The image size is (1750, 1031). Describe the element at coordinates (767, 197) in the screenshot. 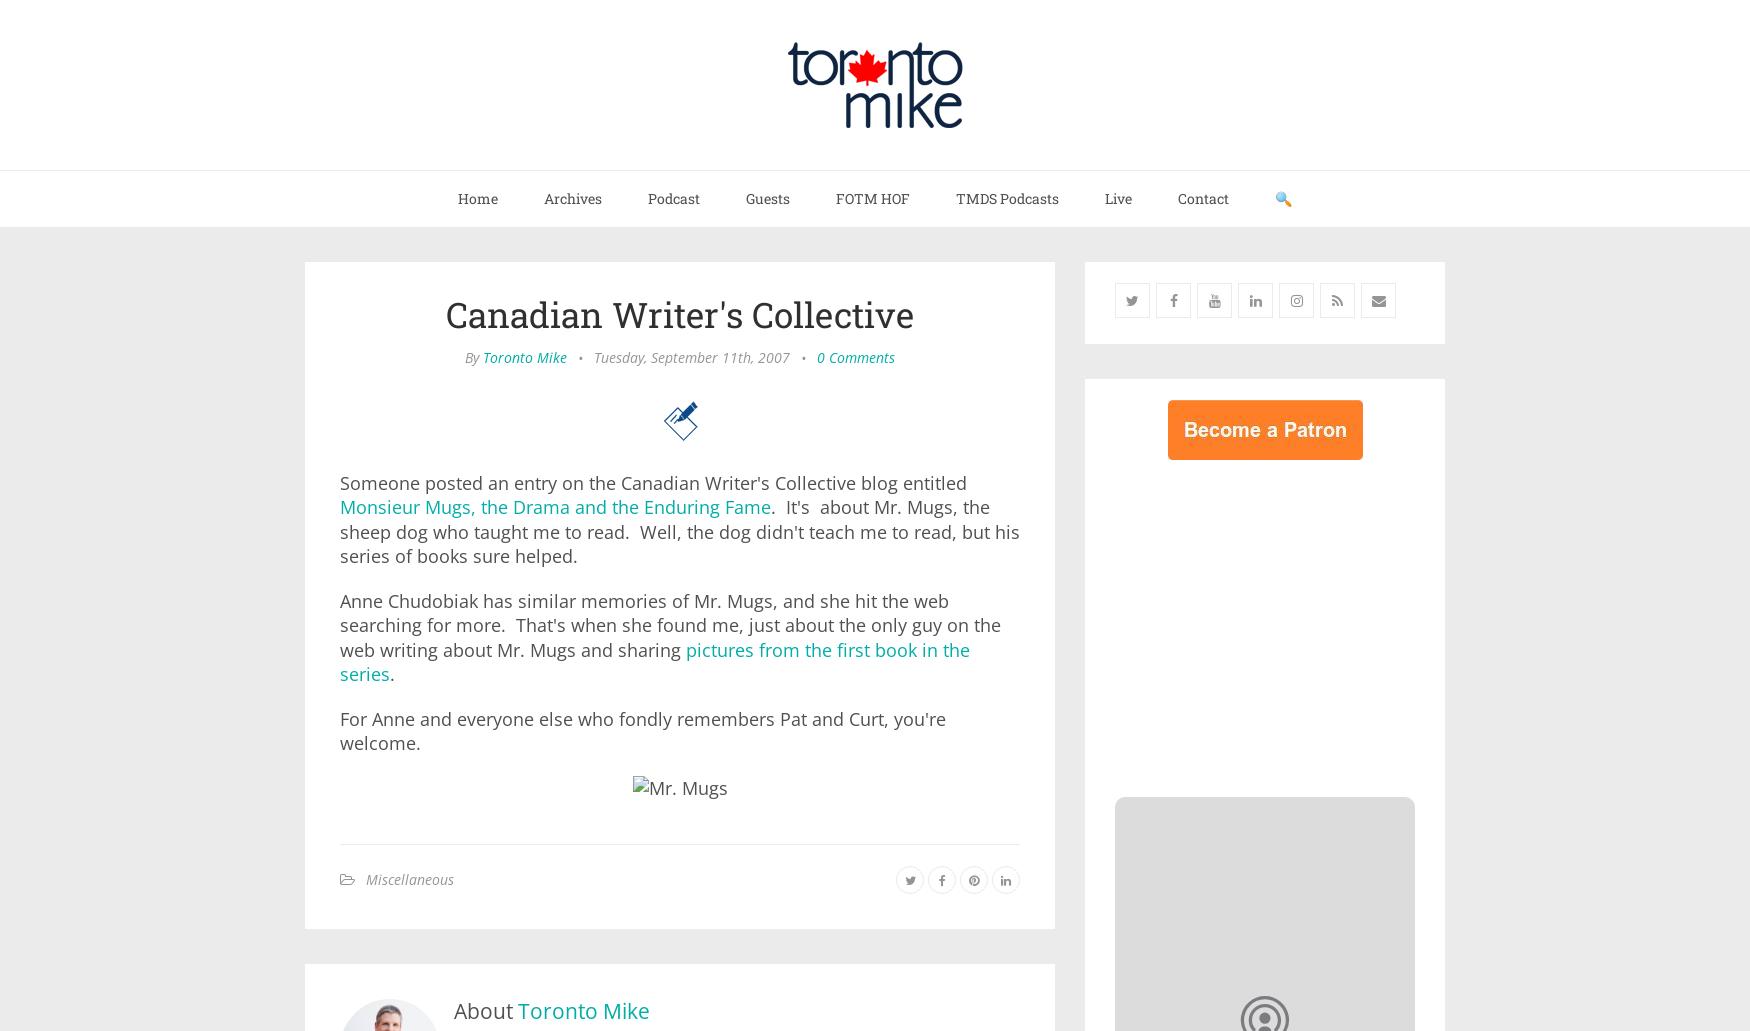

I see `'Guests'` at that location.